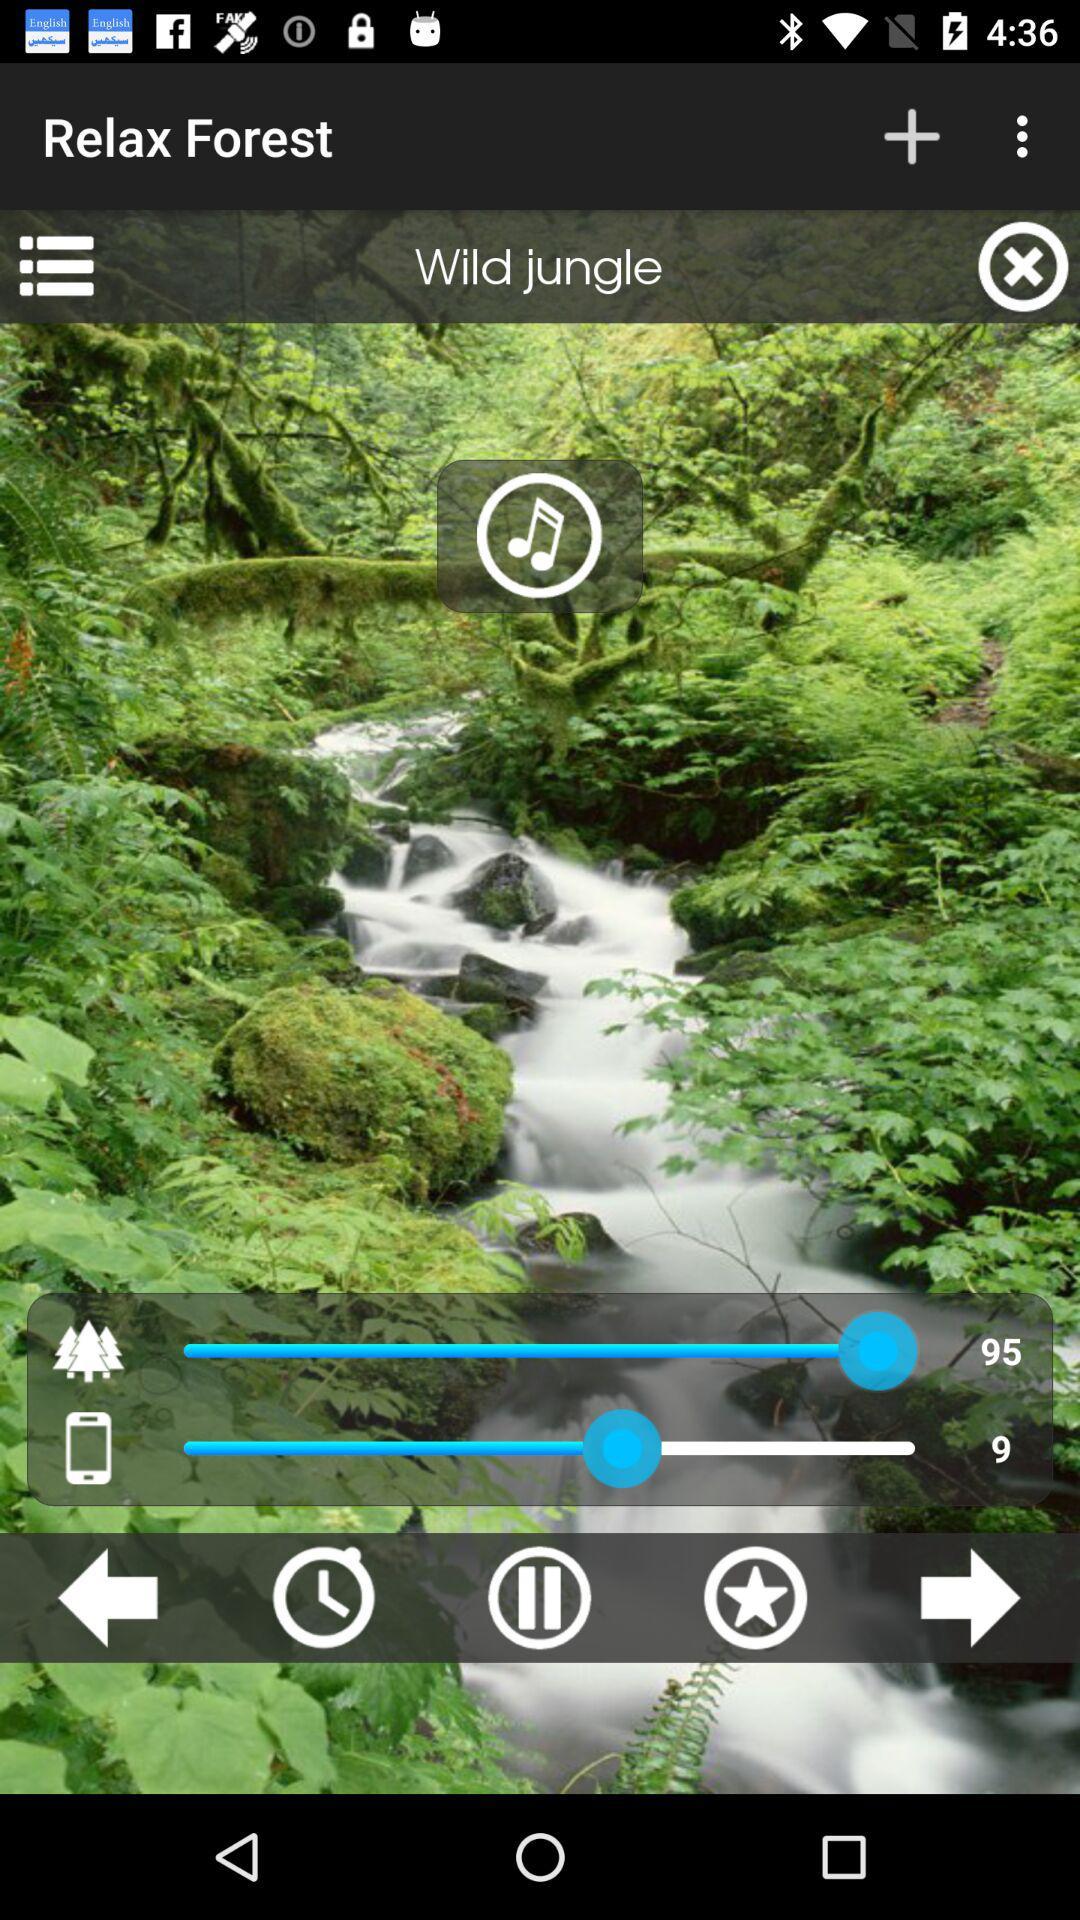 This screenshot has width=1080, height=1920. Describe the element at coordinates (540, 536) in the screenshot. I see `the icon below wild jungle app` at that location.